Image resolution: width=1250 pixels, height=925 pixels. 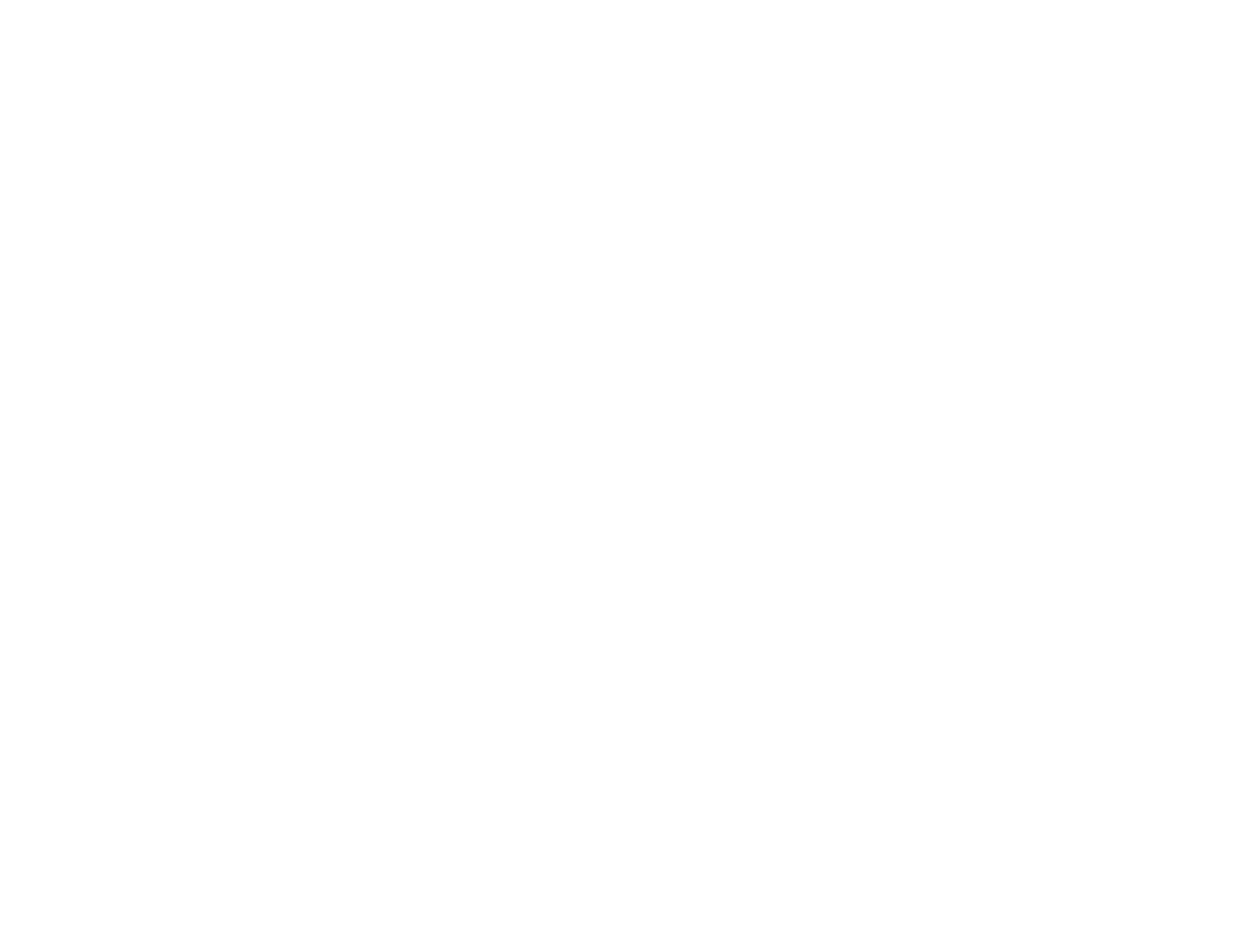 What do you see at coordinates (254, 901) in the screenshot?
I see `'office furniture'` at bounding box center [254, 901].